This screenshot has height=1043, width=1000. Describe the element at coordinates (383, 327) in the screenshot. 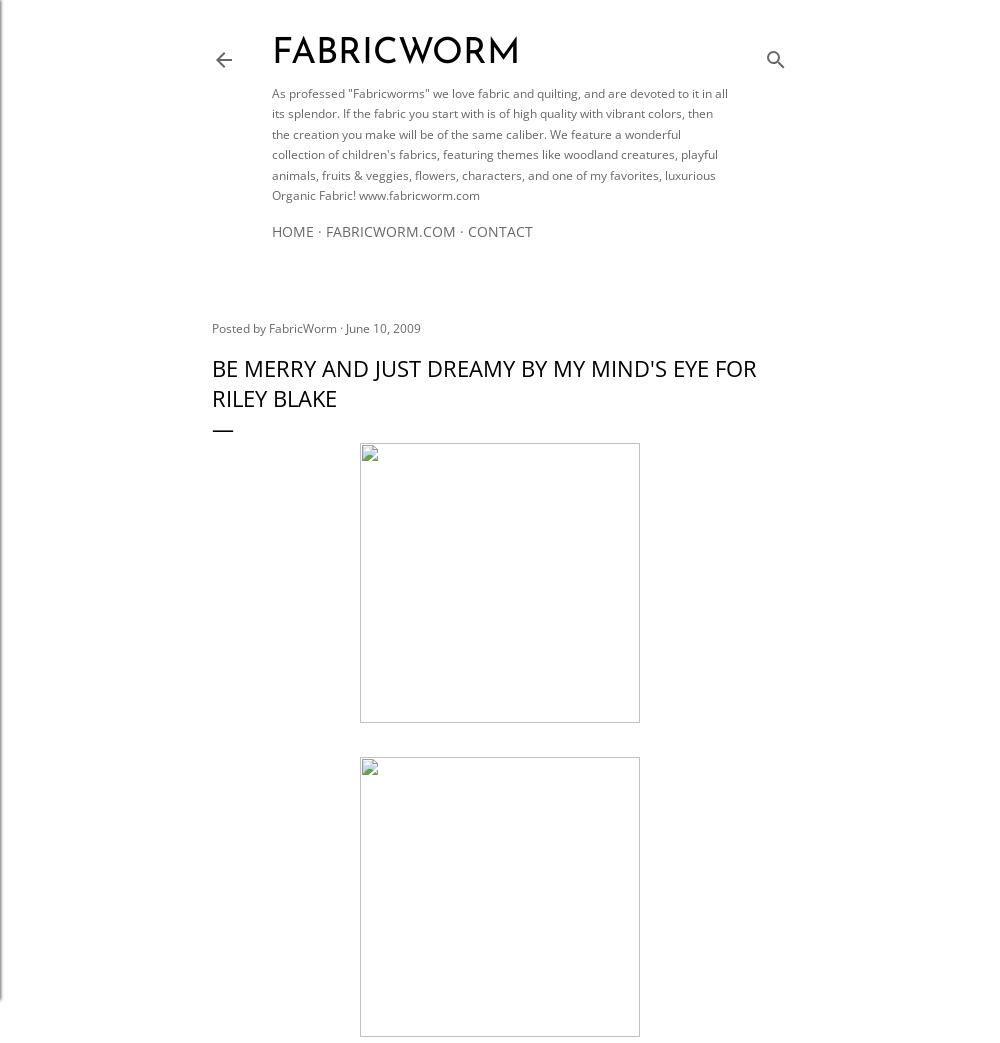

I see `'June 10, 2009'` at that location.